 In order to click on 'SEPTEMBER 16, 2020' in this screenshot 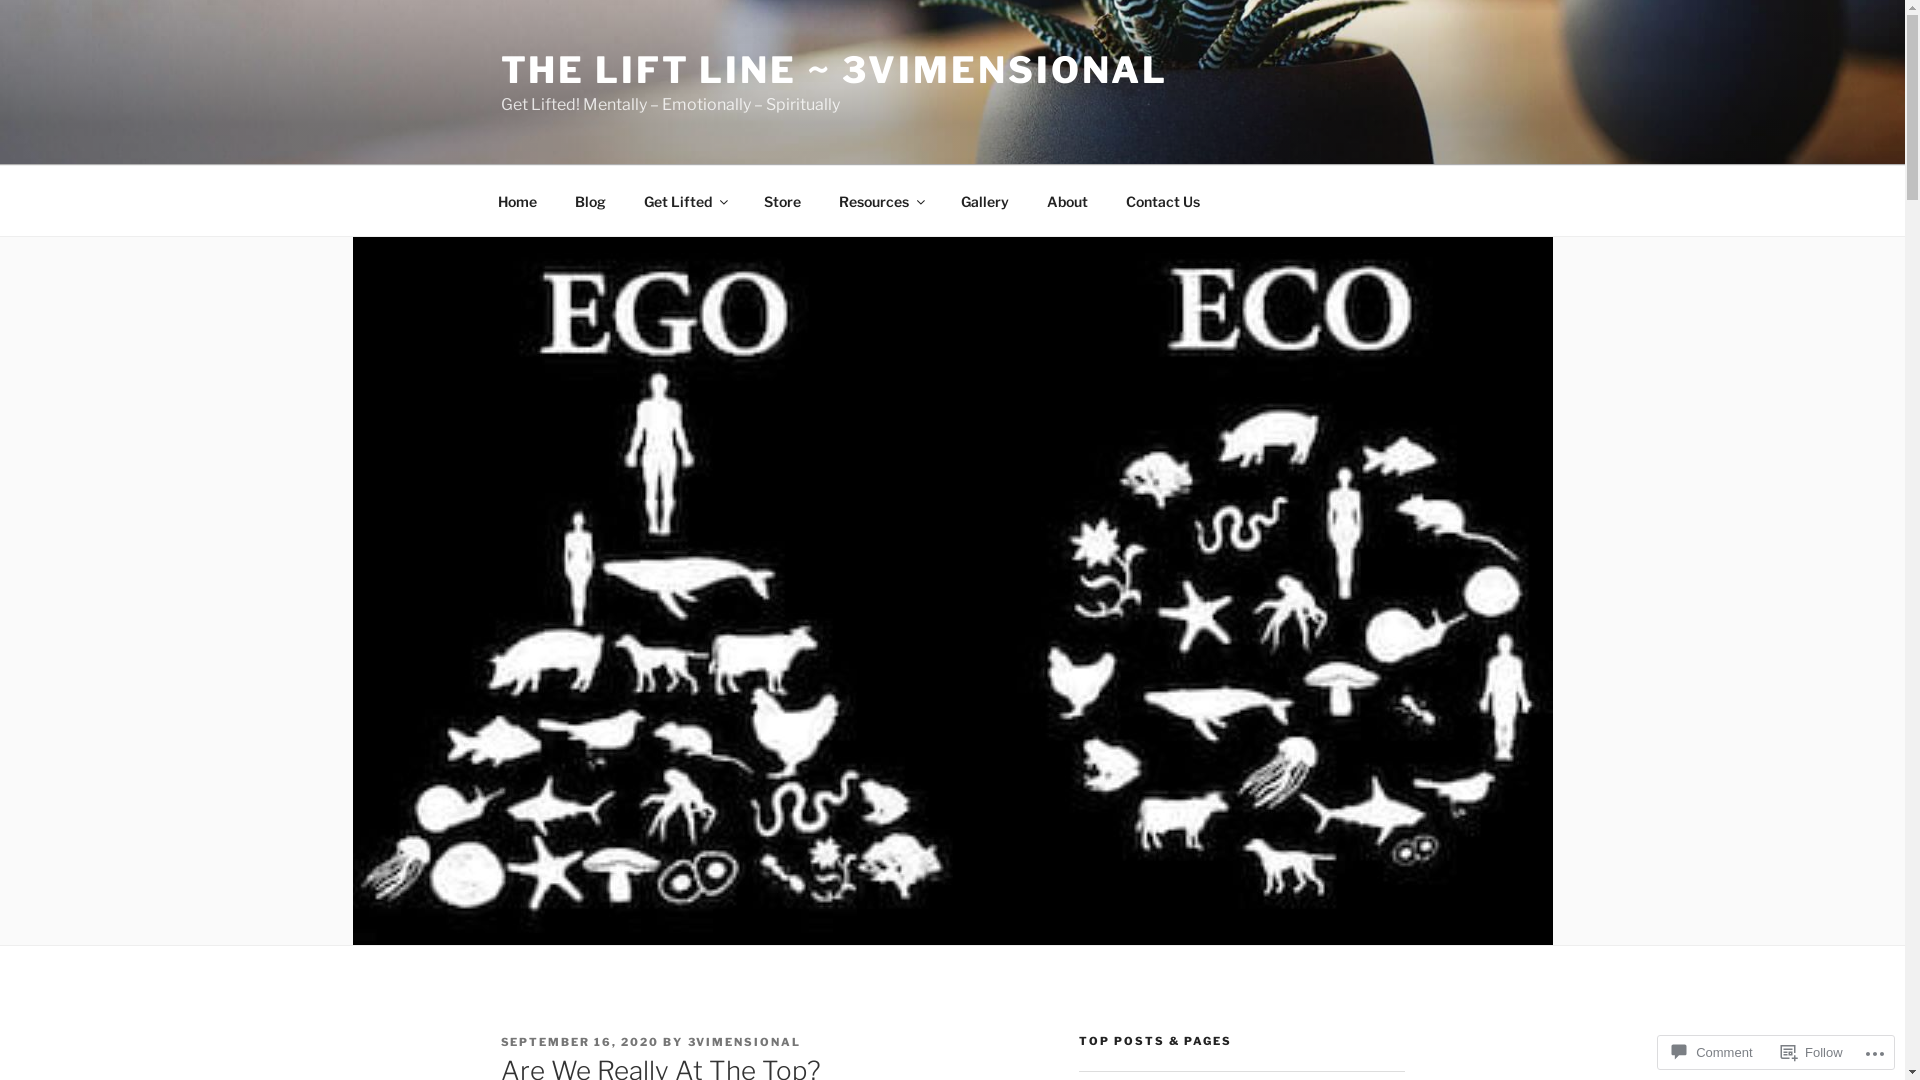, I will do `click(578, 1040)`.